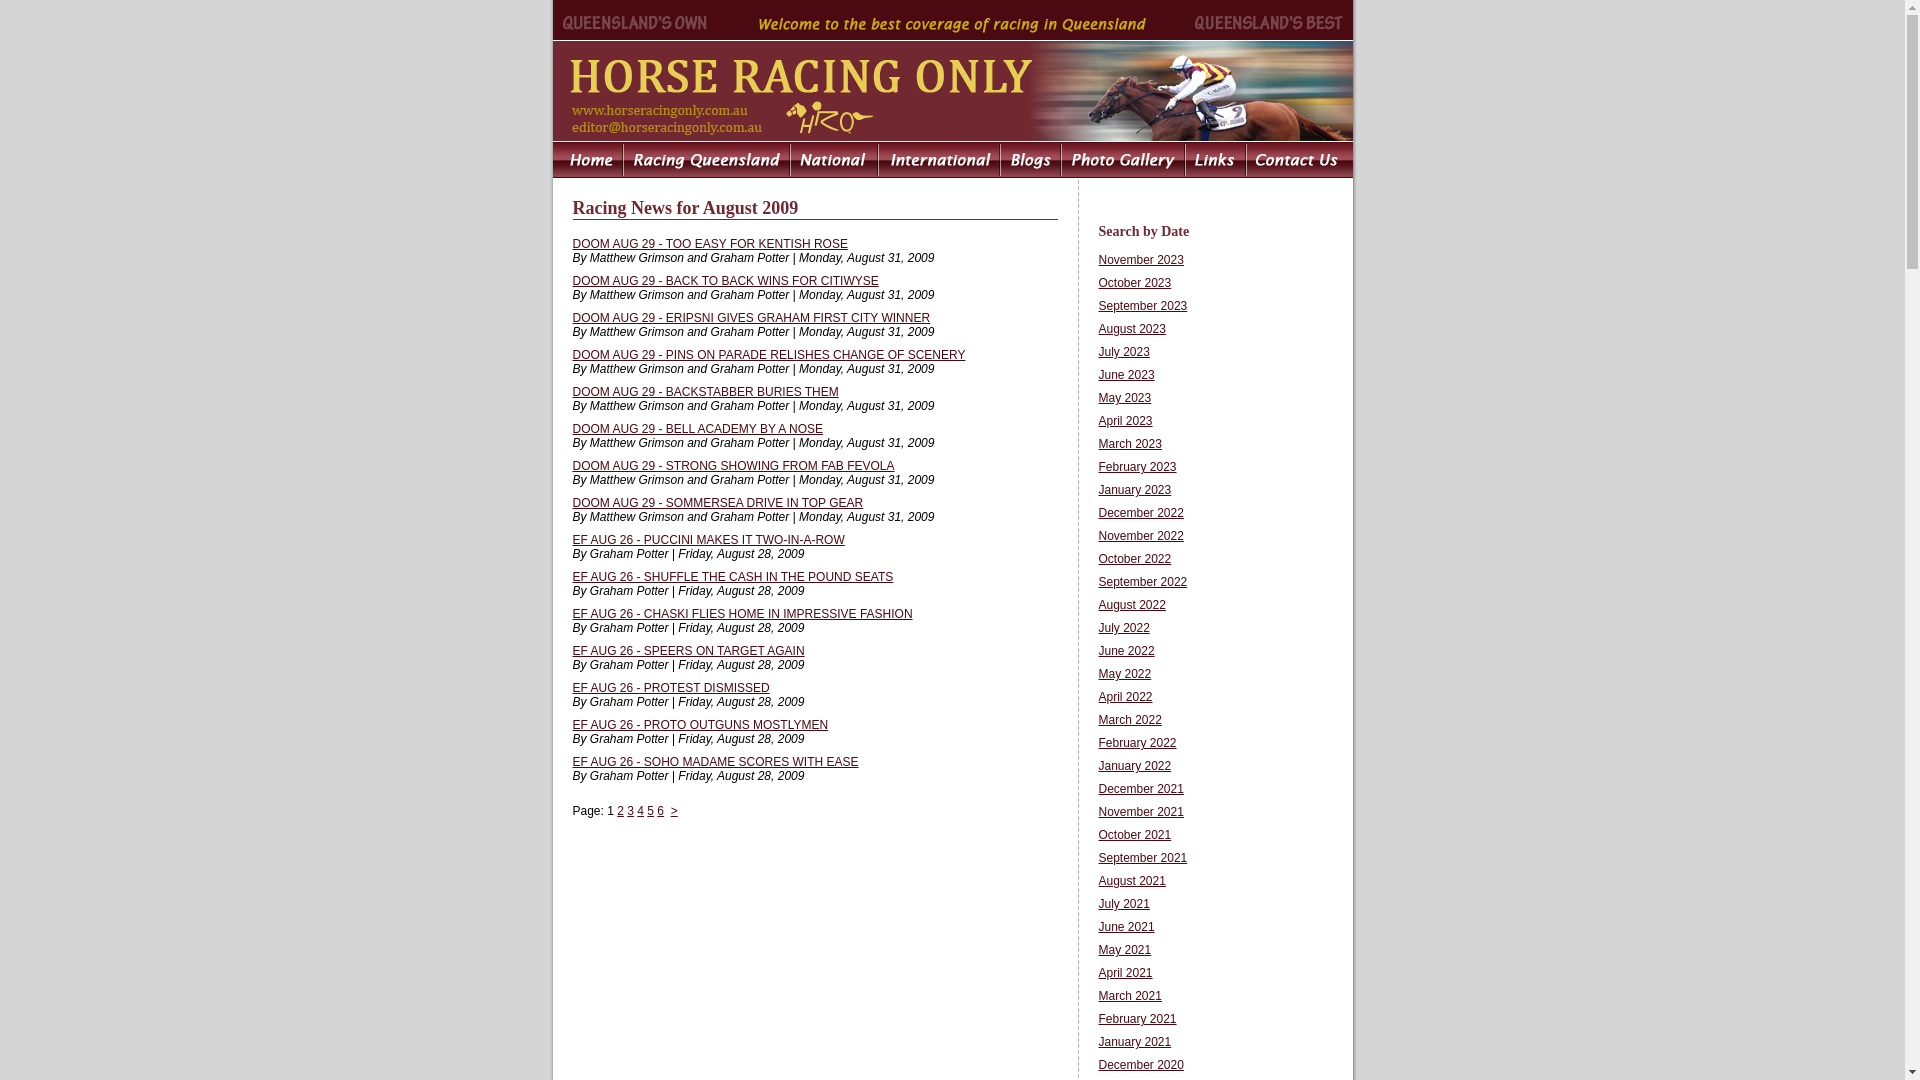 Image resolution: width=1920 pixels, height=1080 pixels. Describe the element at coordinates (570, 427) in the screenshot. I see `'DOOM AUG 29 - BELL ACADEMY BY A NOSE'` at that location.